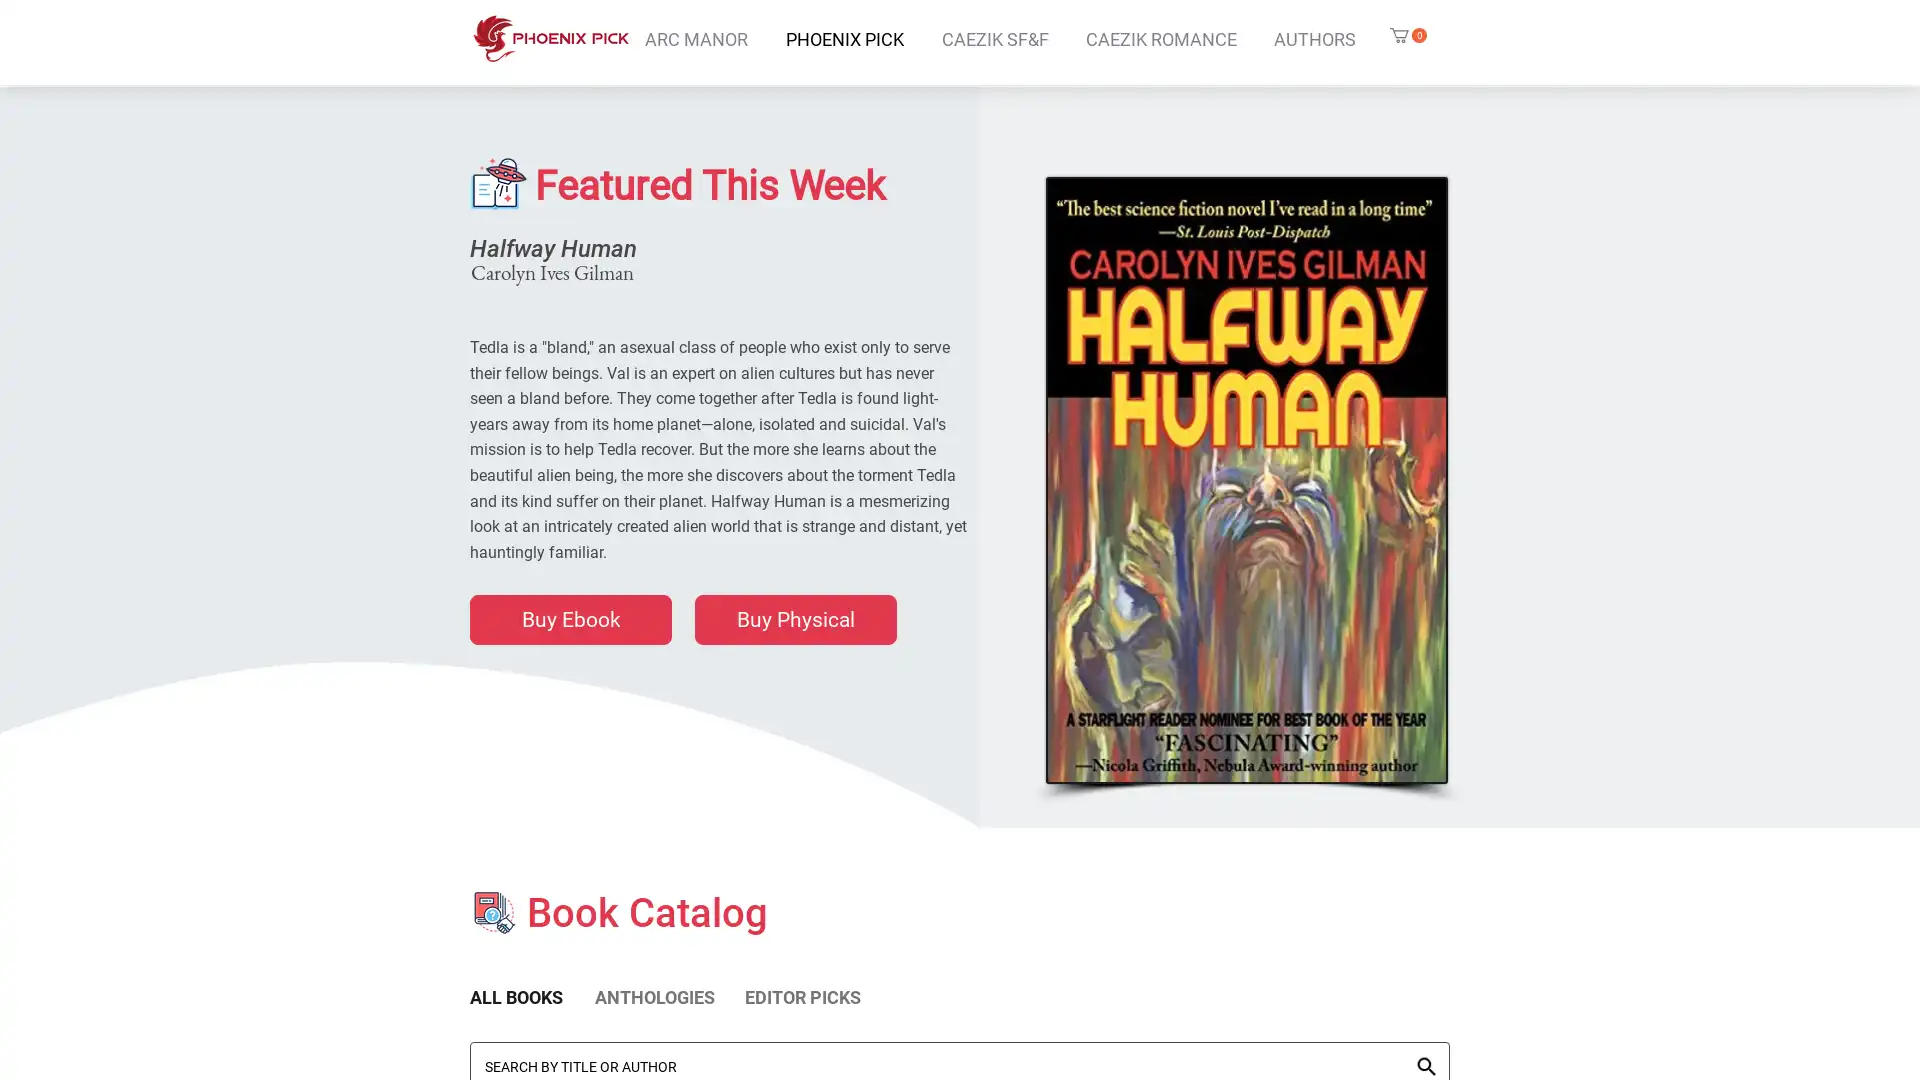 This screenshot has width=1920, height=1080. Describe the element at coordinates (532, 998) in the screenshot. I see `ALL BOOKS` at that location.